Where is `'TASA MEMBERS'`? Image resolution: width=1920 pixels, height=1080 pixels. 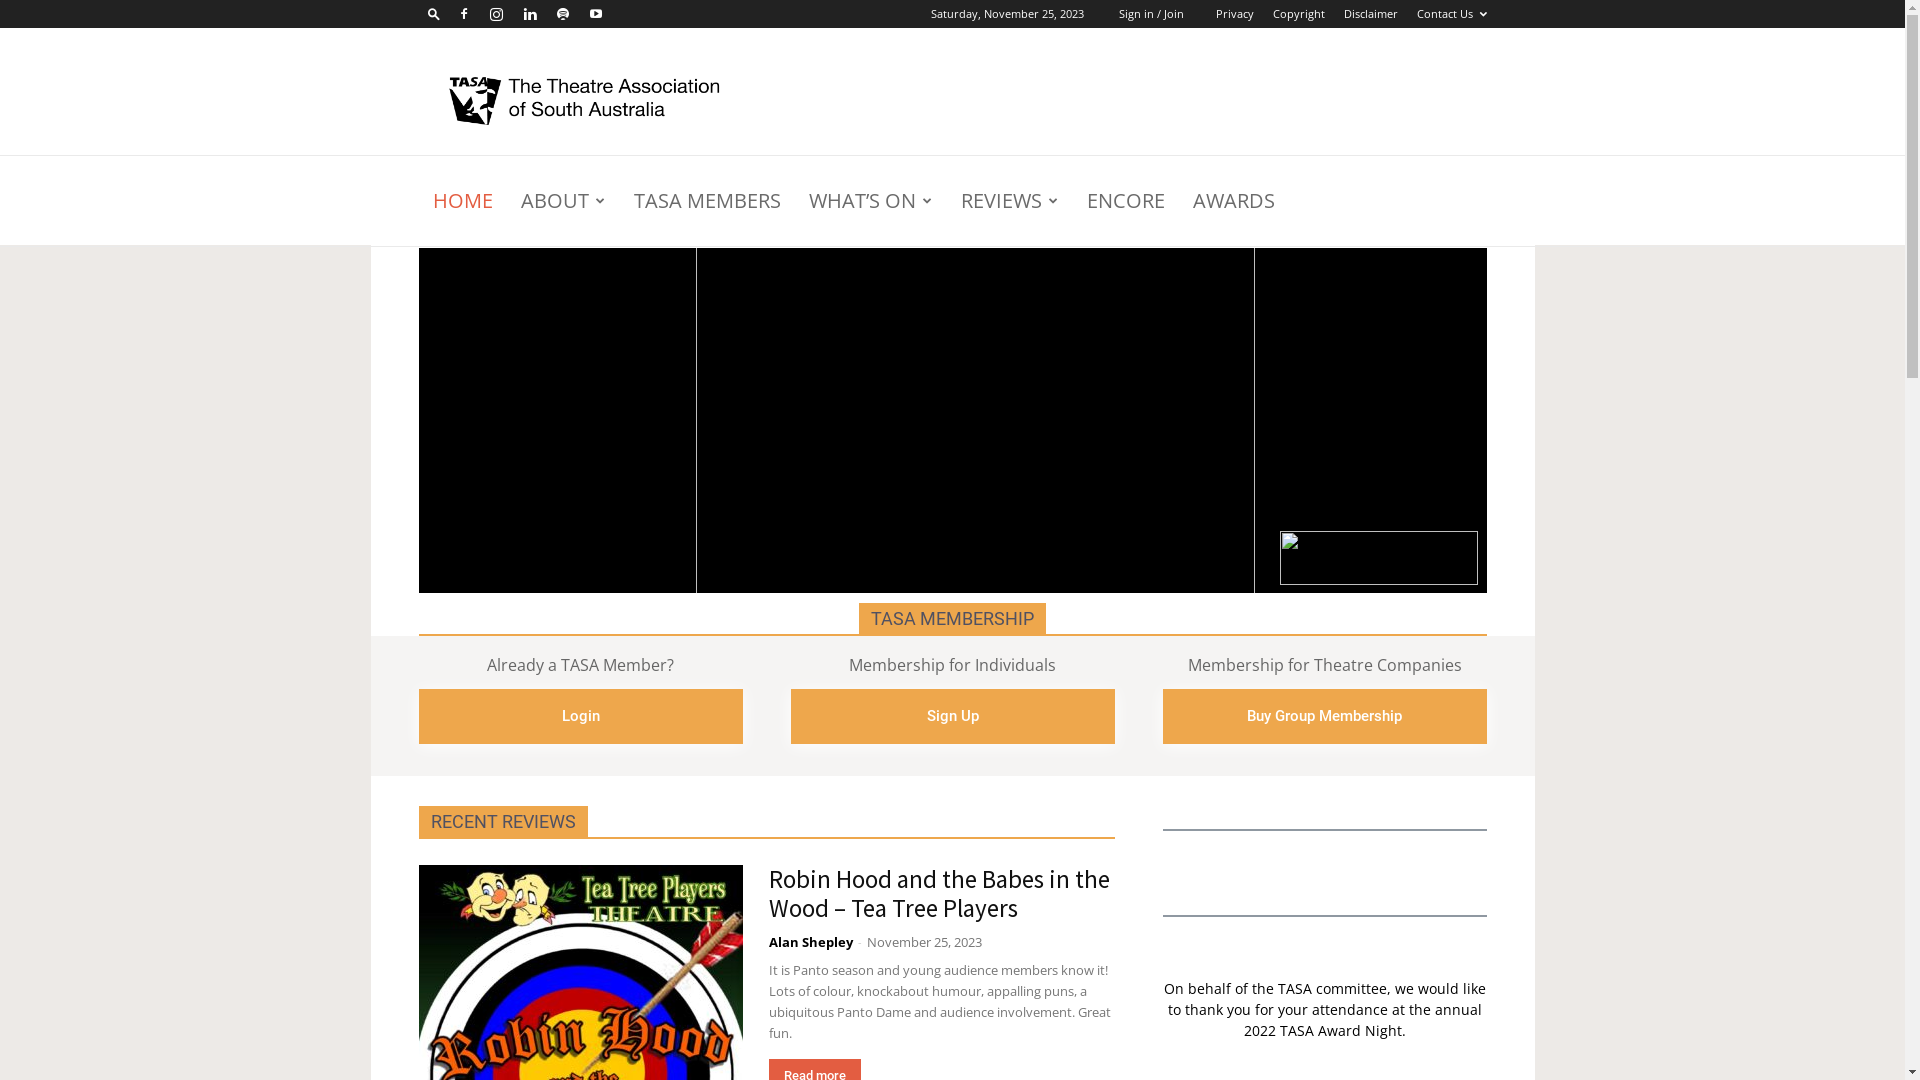
'TASA MEMBERS' is located at coordinates (707, 200).